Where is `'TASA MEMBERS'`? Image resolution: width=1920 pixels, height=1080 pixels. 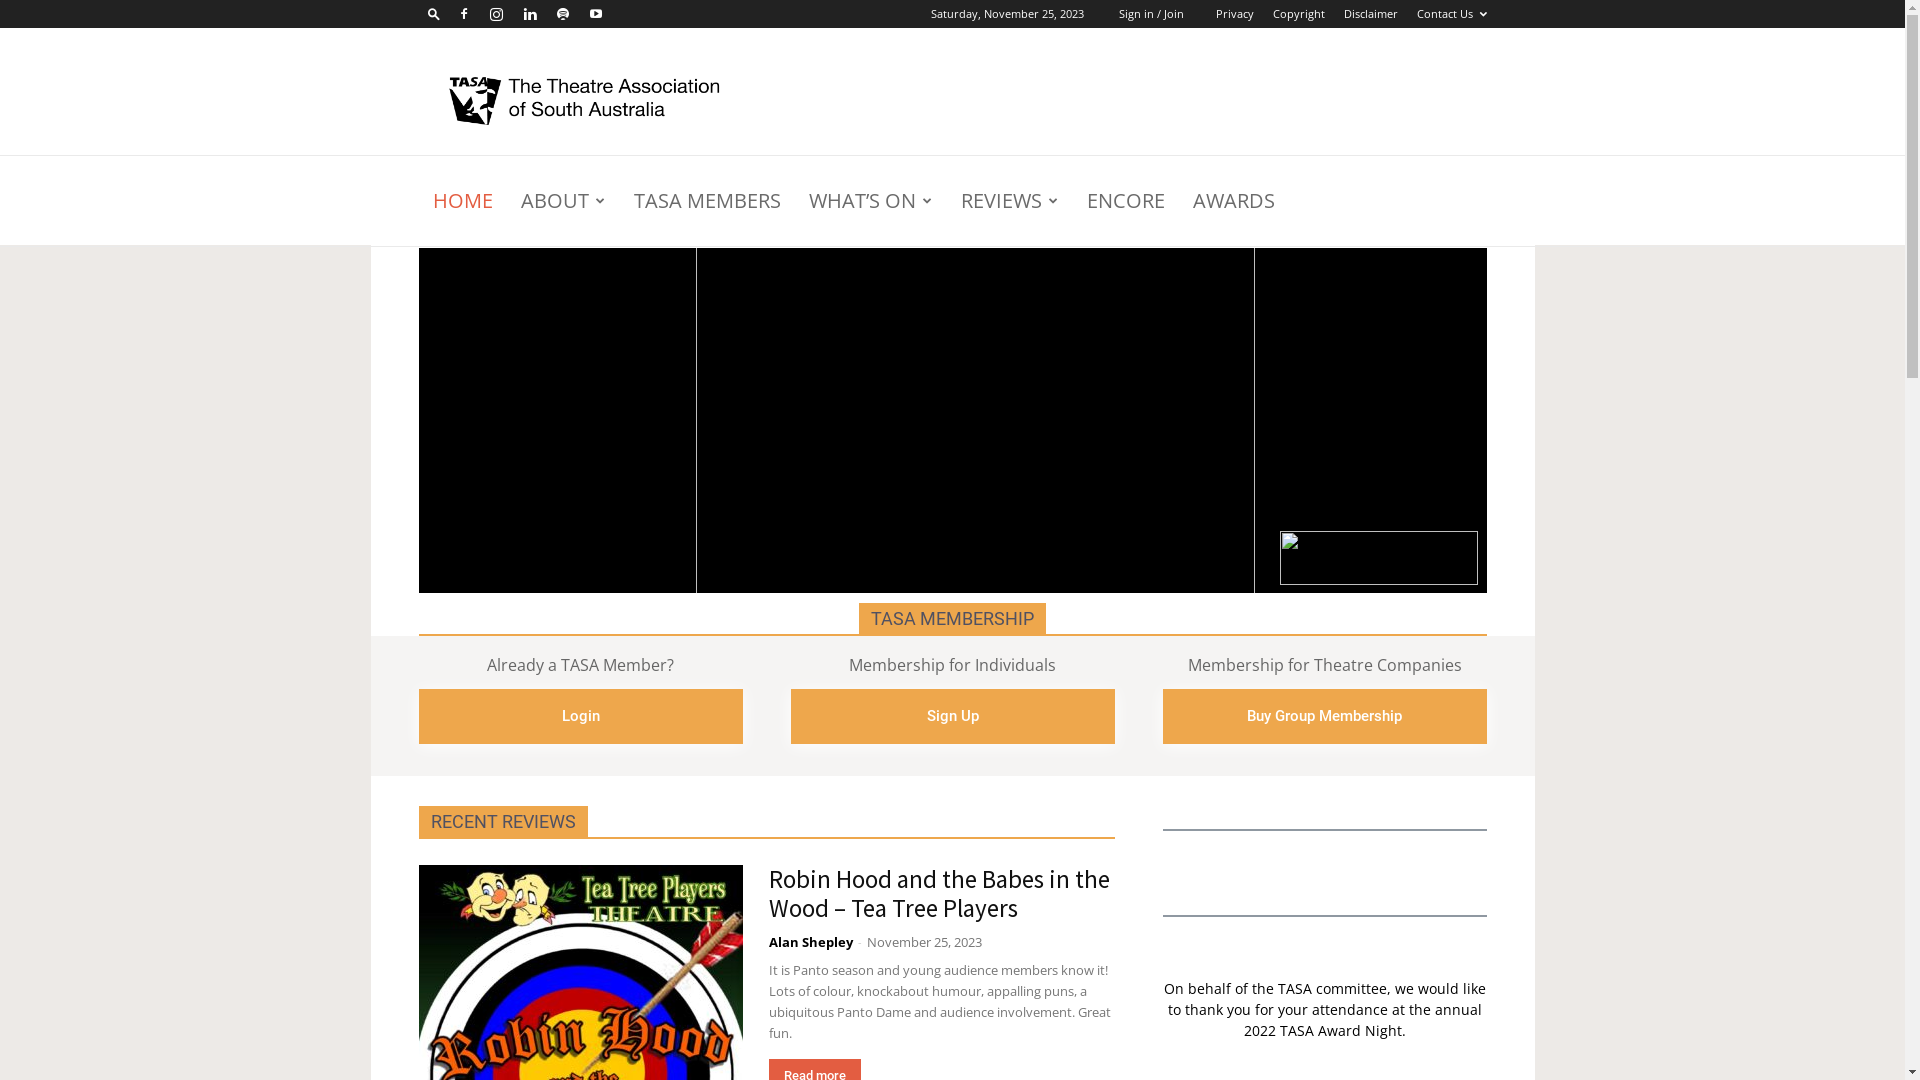
'TASA MEMBERS' is located at coordinates (707, 200).